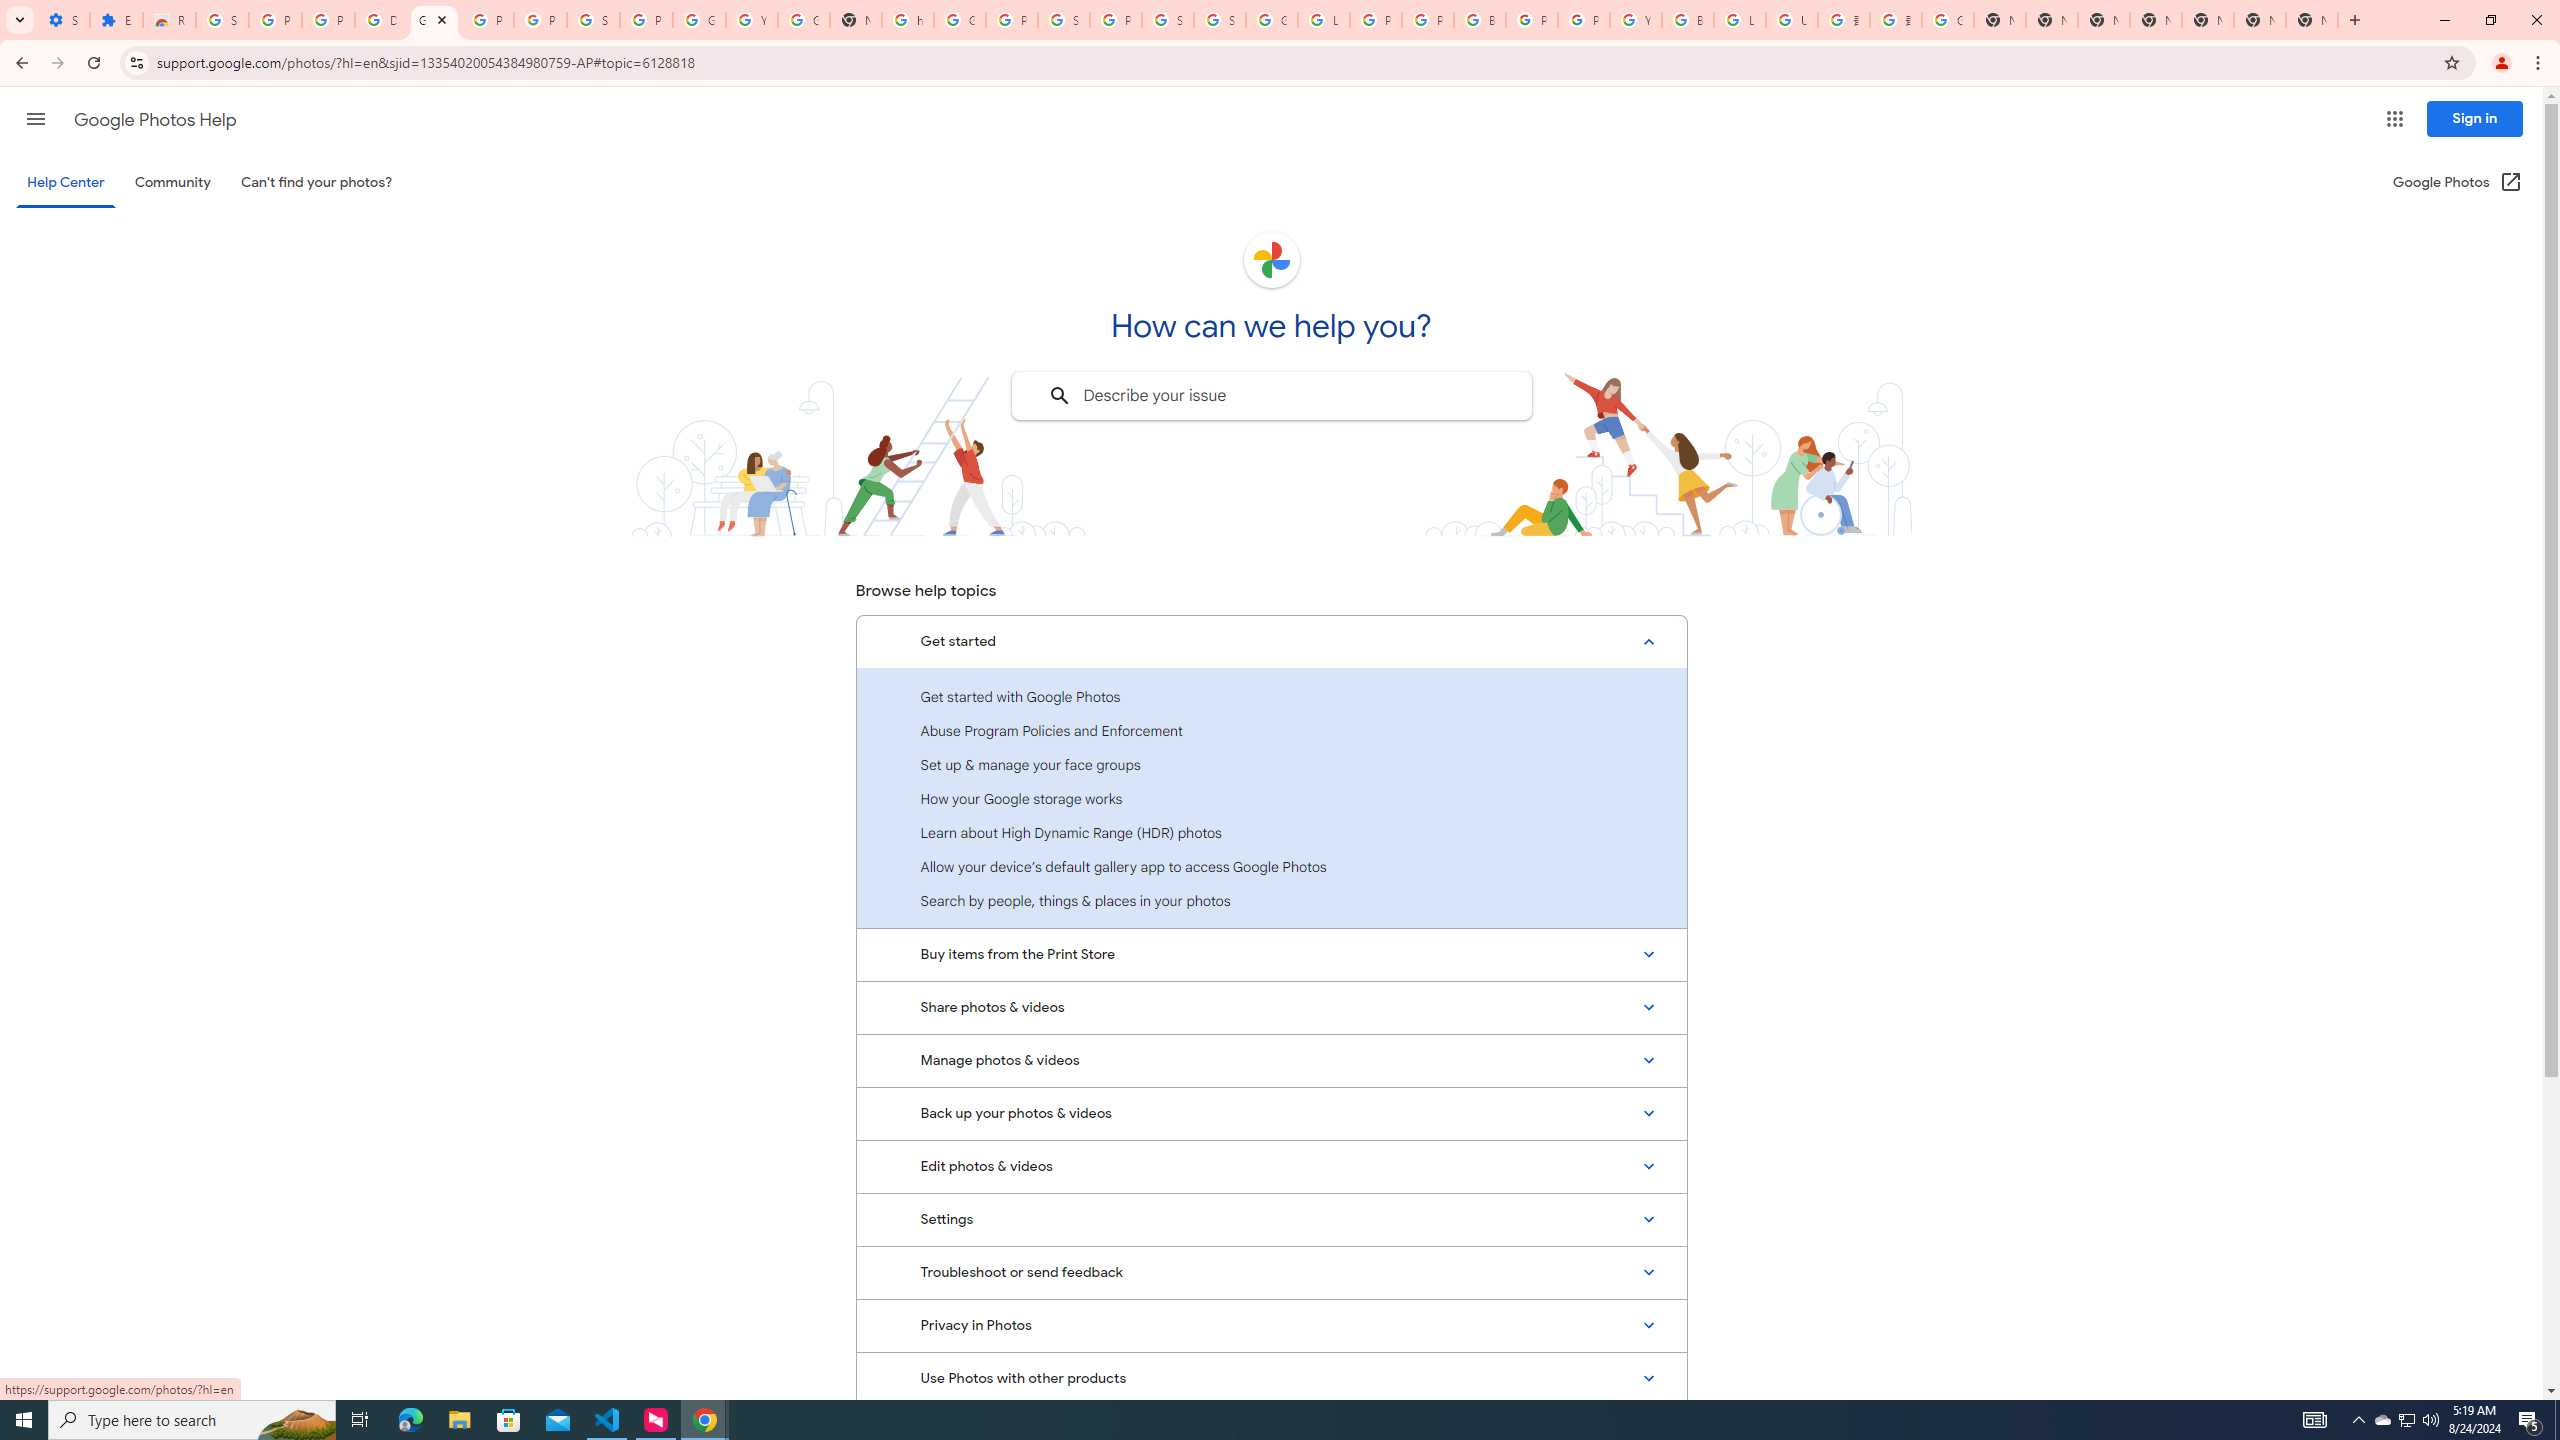 The height and width of the screenshot is (1440, 2560). What do you see at coordinates (380, 19) in the screenshot?
I see `'Delete photos & videos - Computer - Google Photos Help'` at bounding box center [380, 19].